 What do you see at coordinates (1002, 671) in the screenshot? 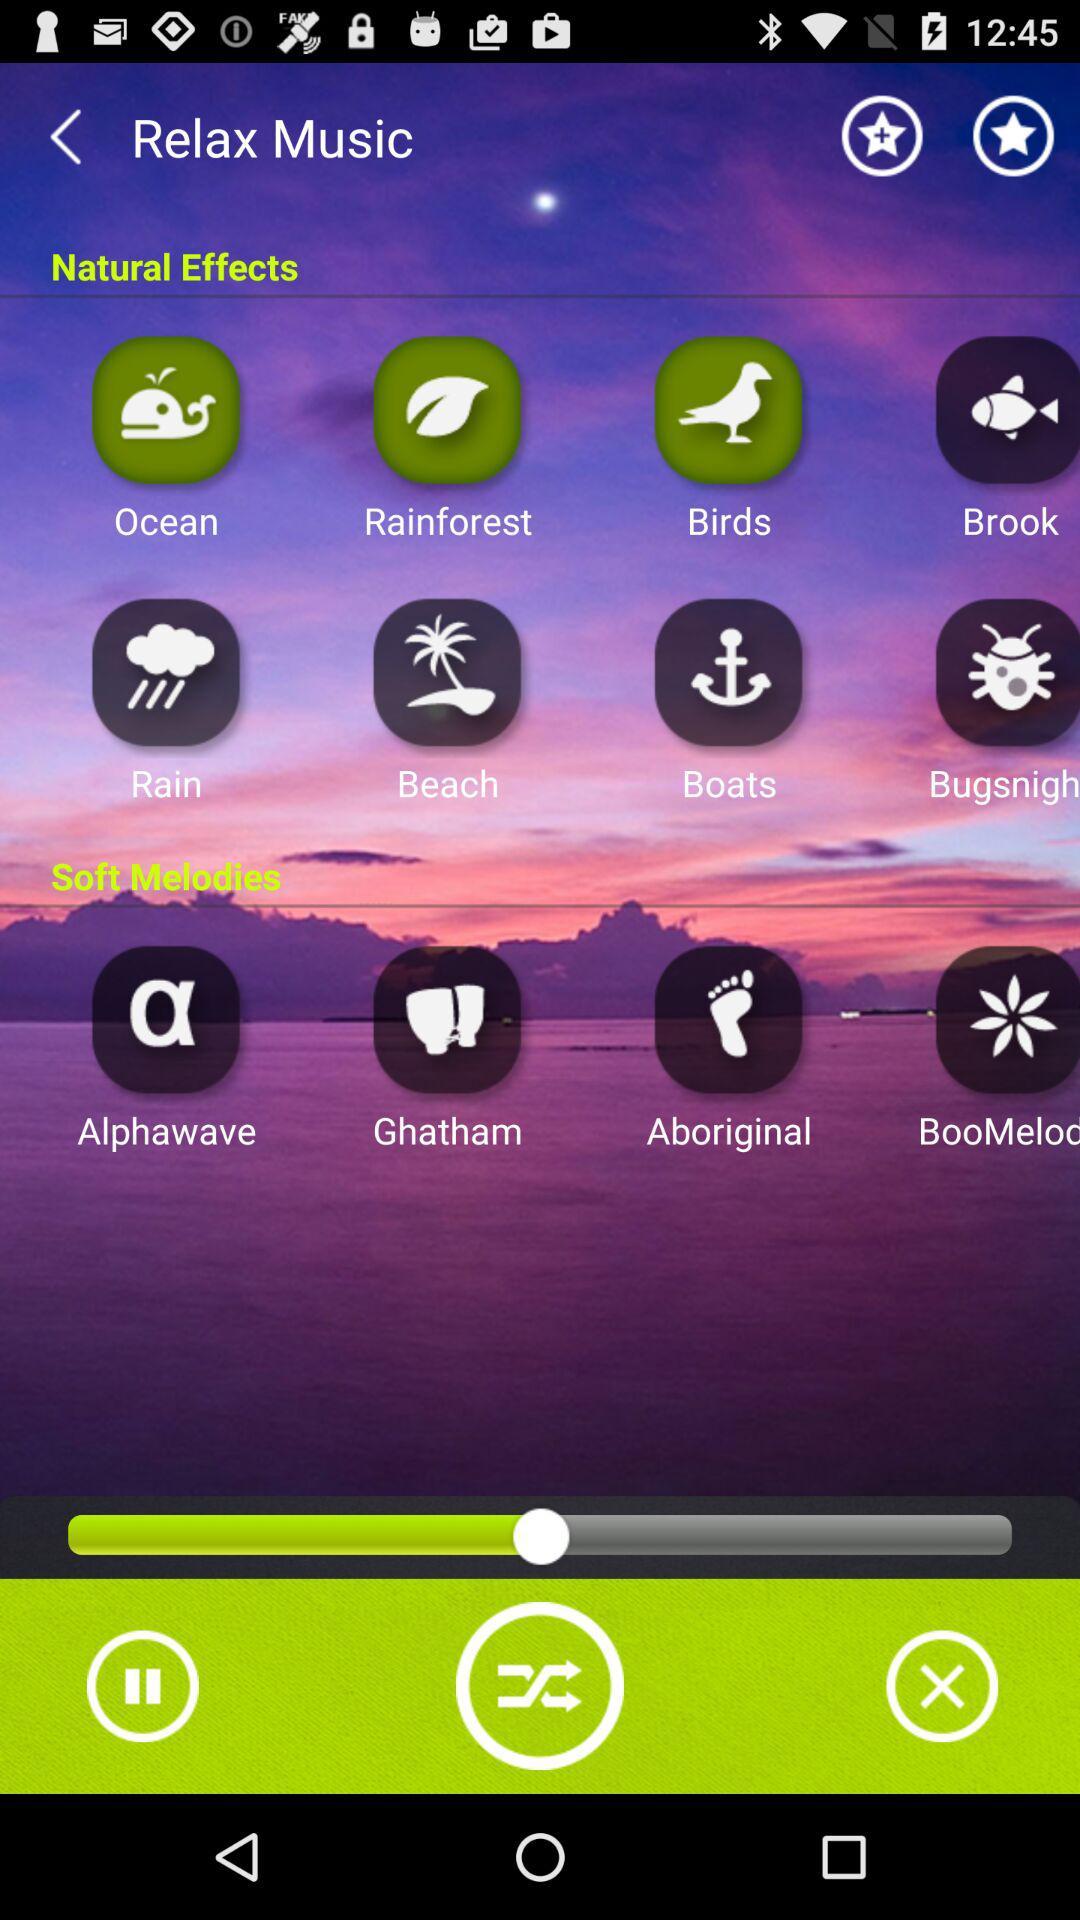
I see `choose sound` at bounding box center [1002, 671].